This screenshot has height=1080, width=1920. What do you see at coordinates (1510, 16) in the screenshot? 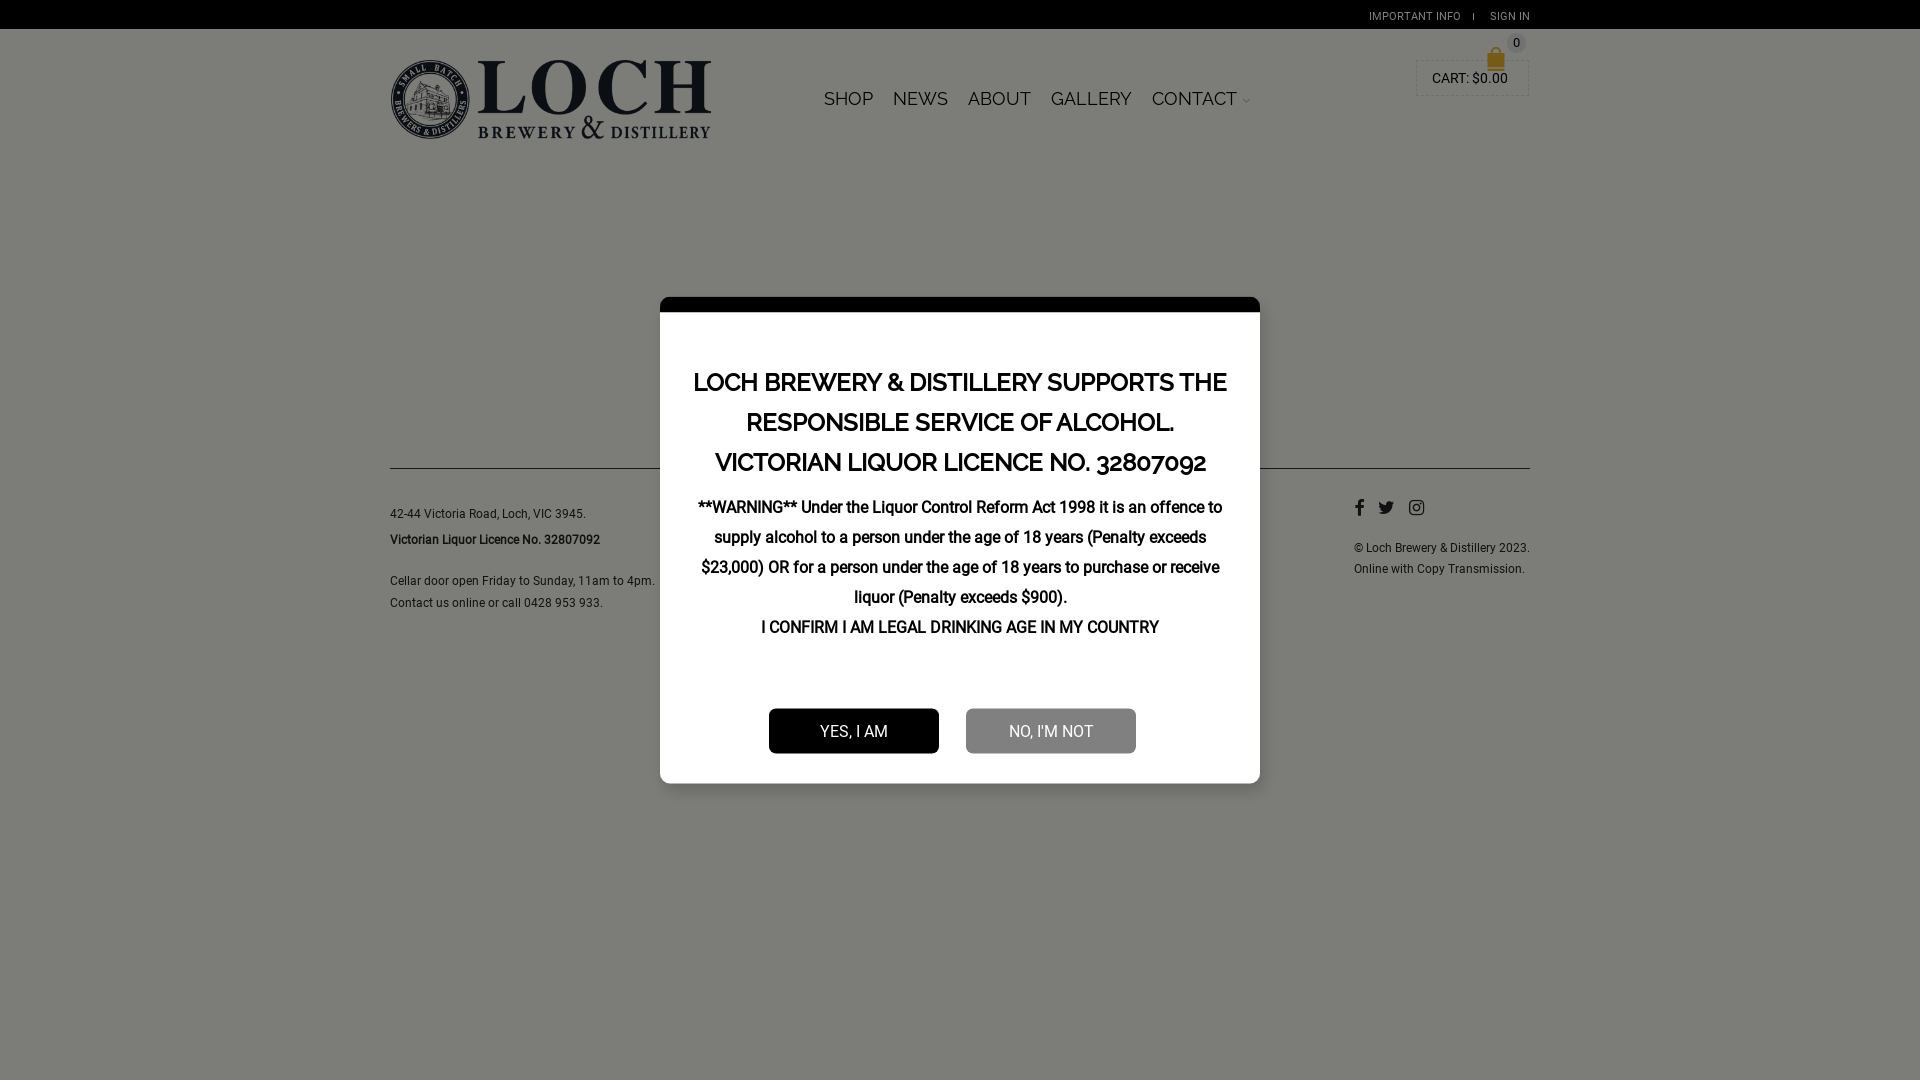
I see `'SIGN IN'` at bounding box center [1510, 16].